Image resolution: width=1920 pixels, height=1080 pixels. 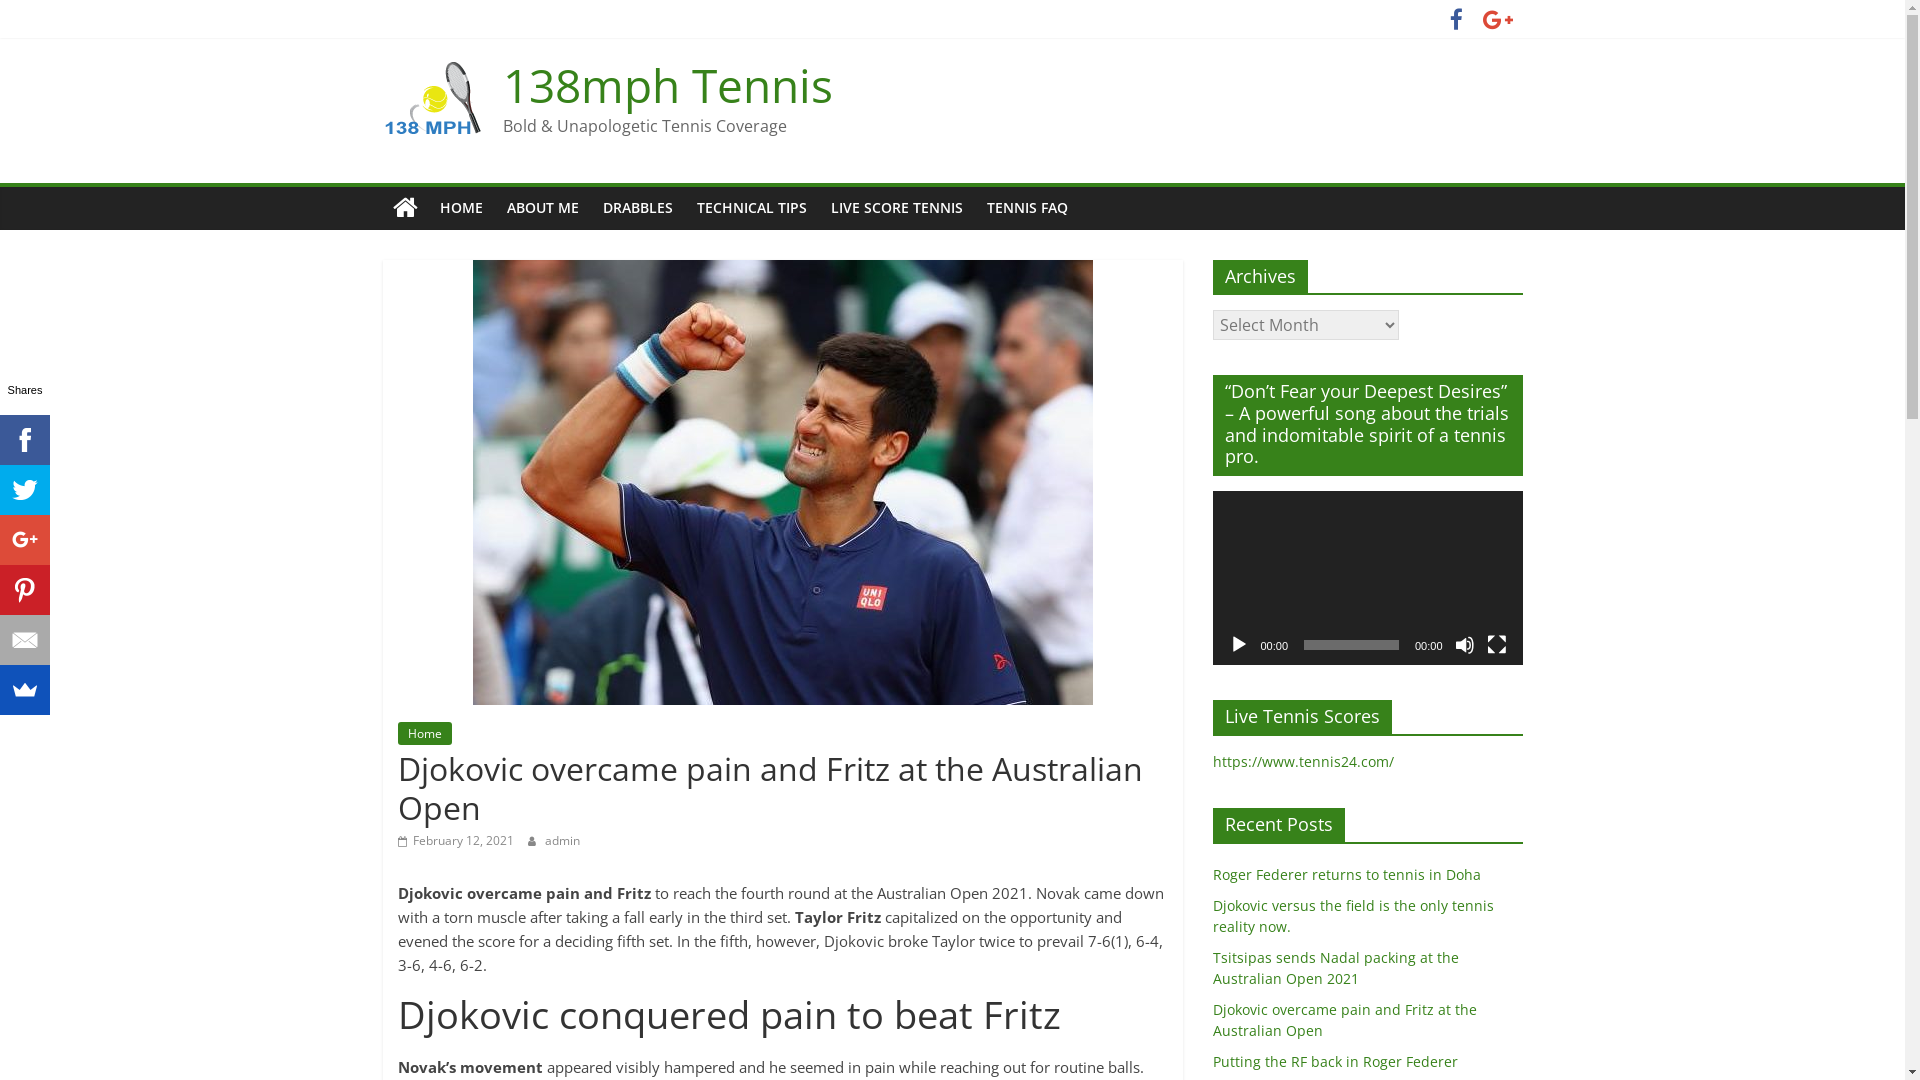 What do you see at coordinates (1302, 761) in the screenshot?
I see `'https://www.tennis24.com/'` at bounding box center [1302, 761].